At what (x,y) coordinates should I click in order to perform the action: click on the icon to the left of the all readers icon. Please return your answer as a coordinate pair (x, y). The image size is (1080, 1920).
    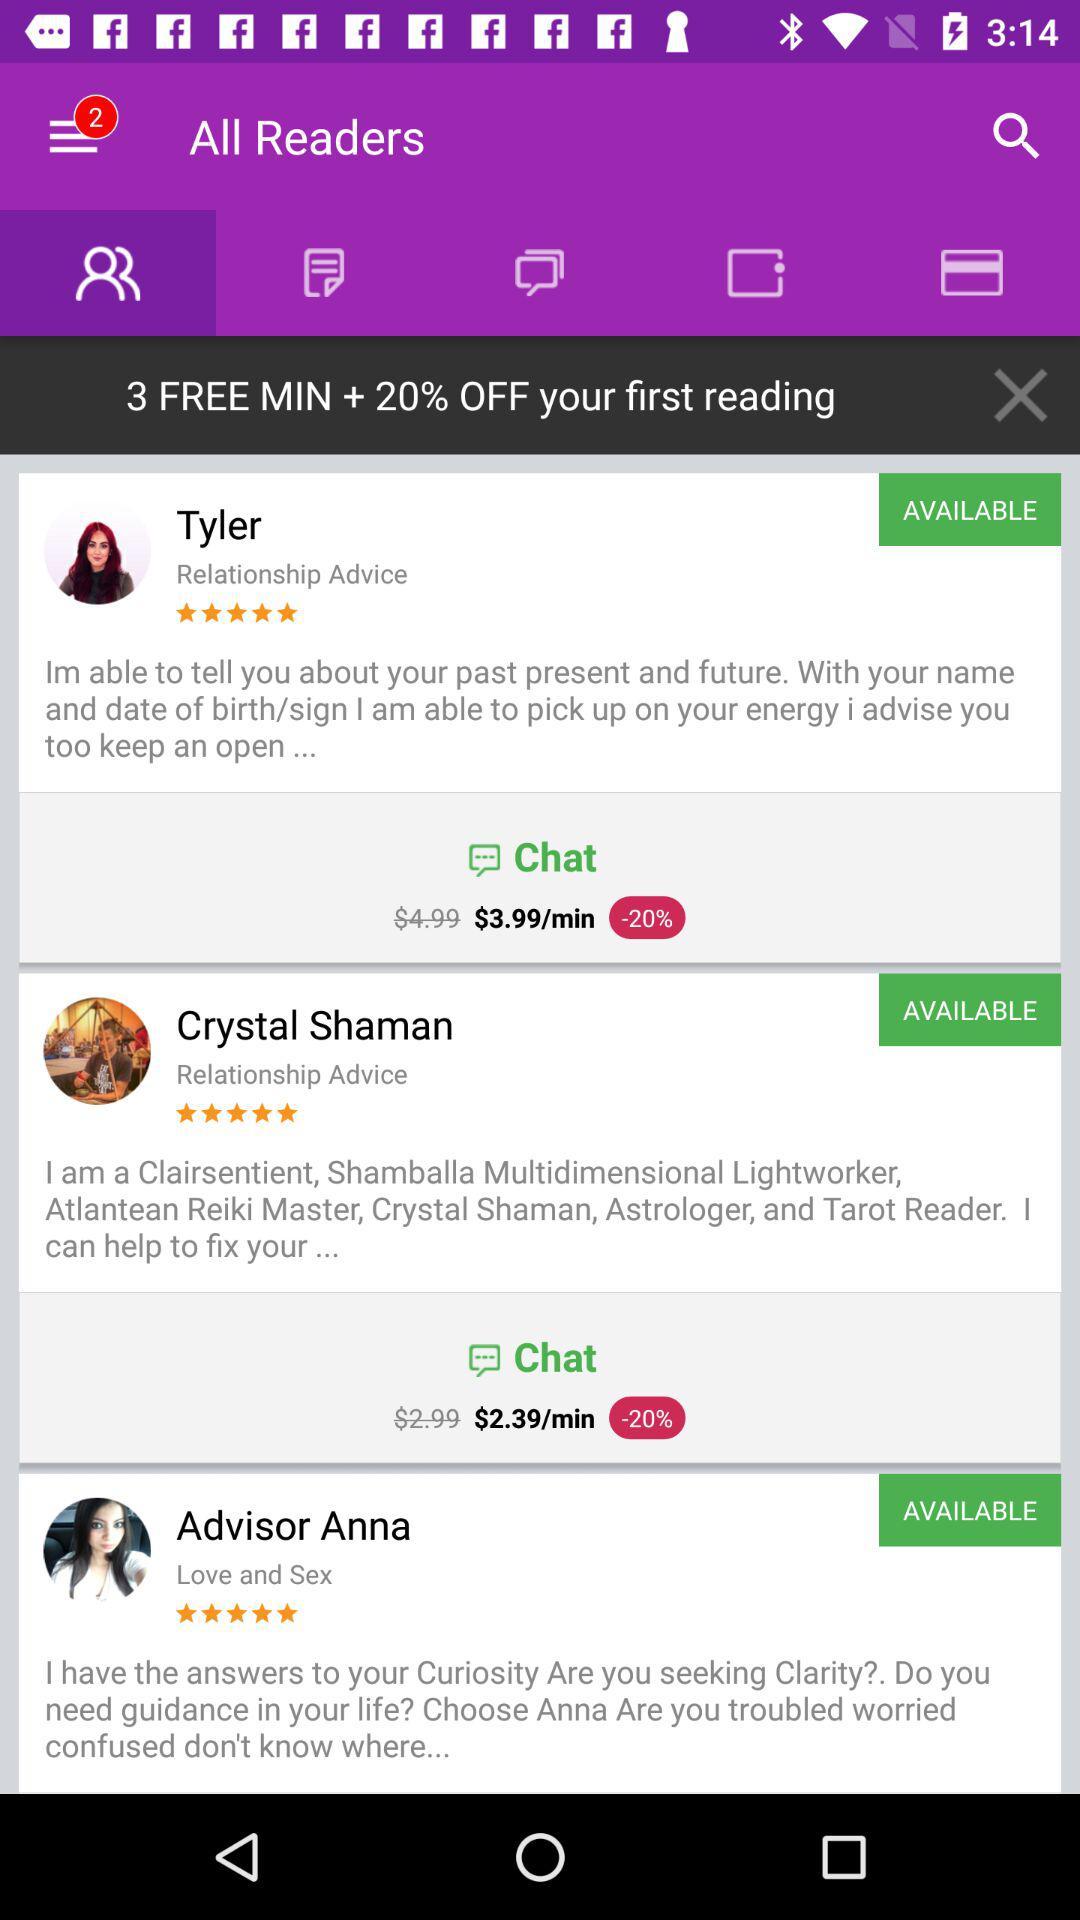
    Looking at the image, I should click on (72, 135).